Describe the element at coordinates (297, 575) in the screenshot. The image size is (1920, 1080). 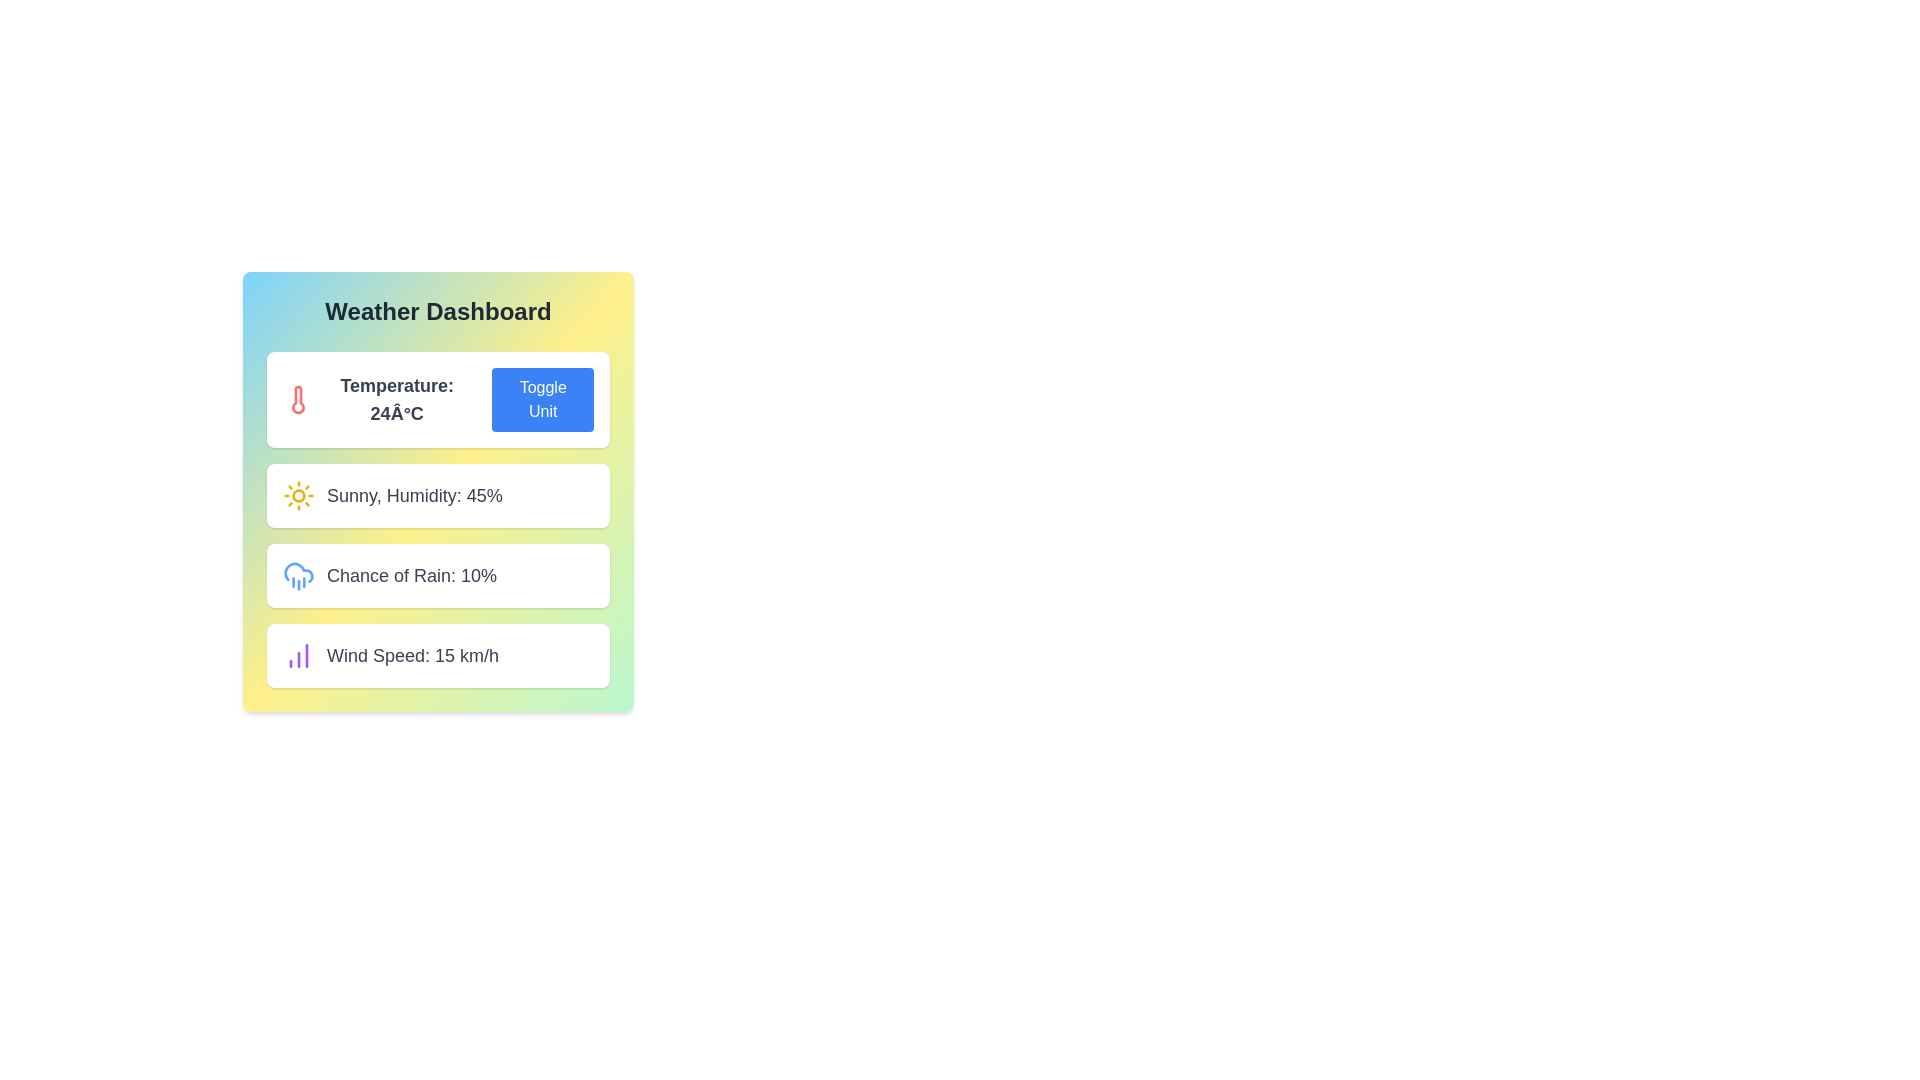
I see `the cloud icon featuring rain drops, which is located to the left of the text 'Chance of Rain: 10%' in the weather dashboard interface` at that location.